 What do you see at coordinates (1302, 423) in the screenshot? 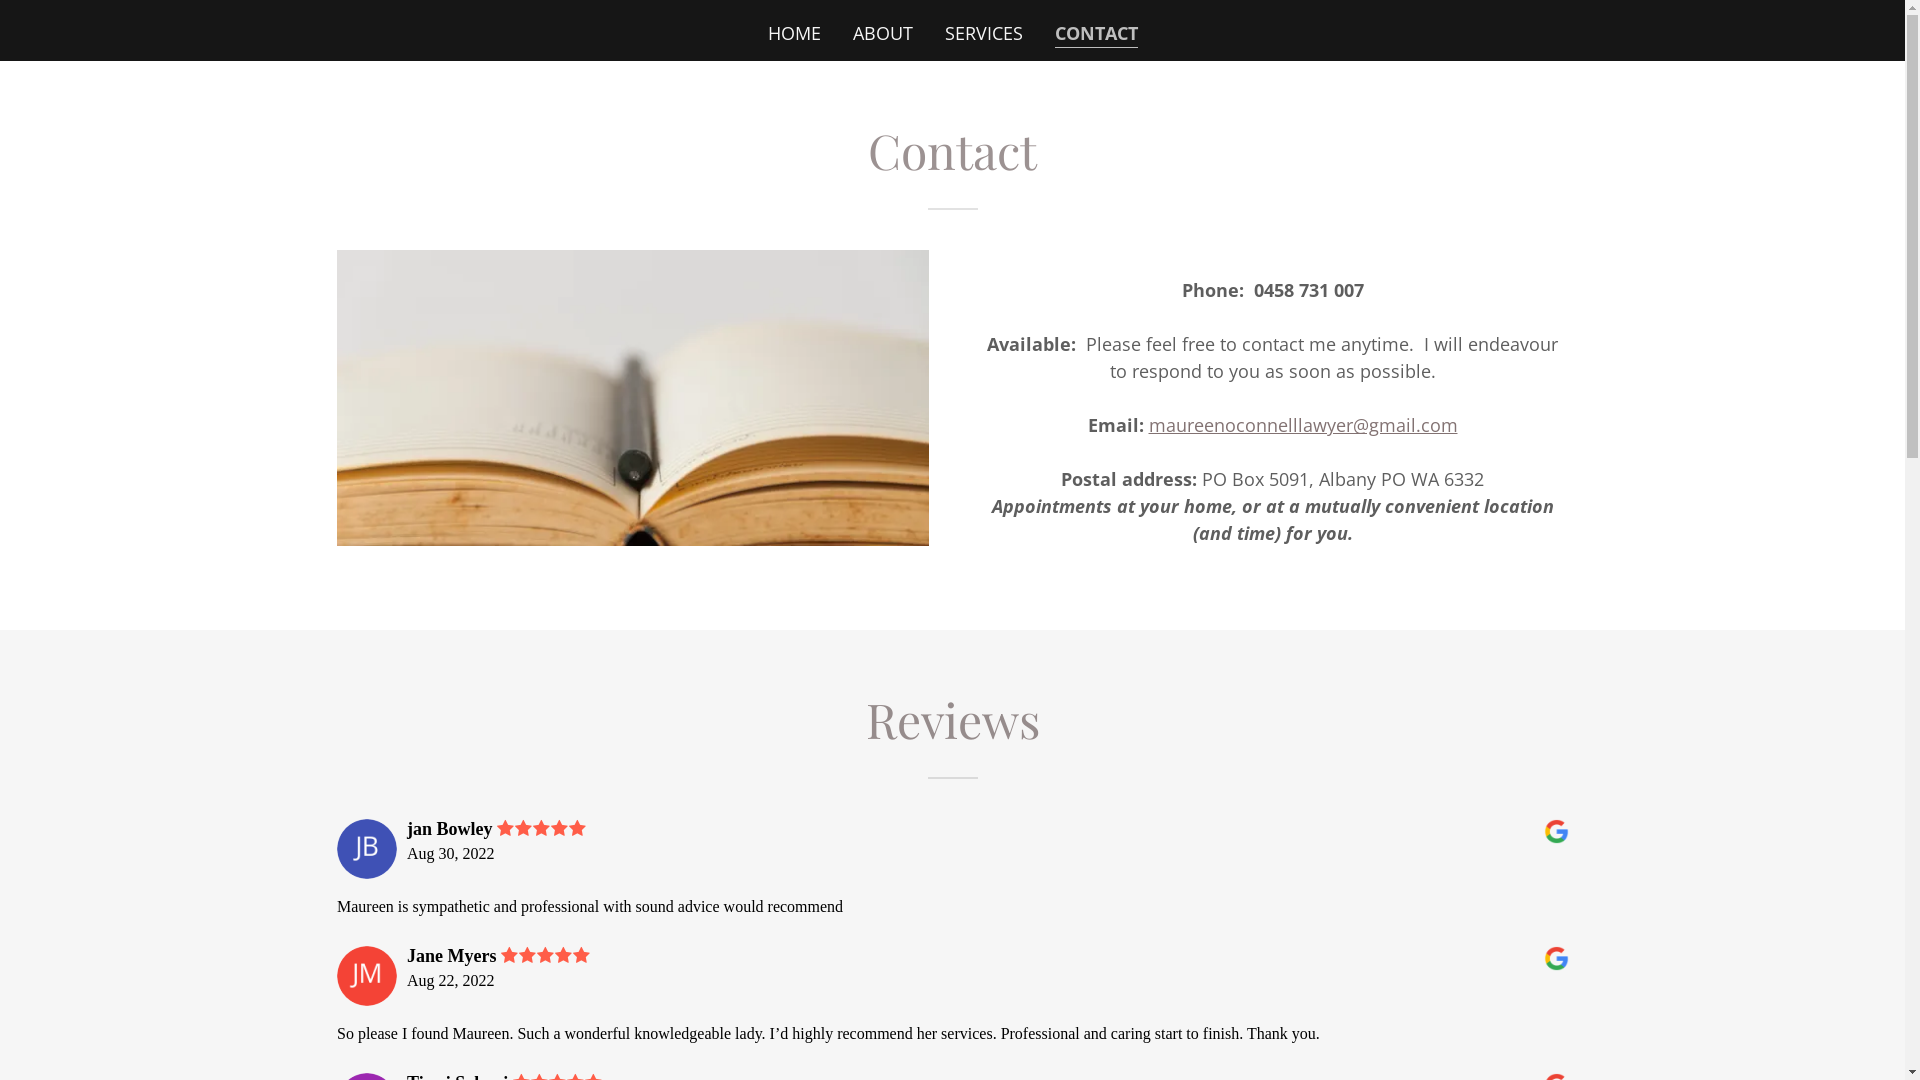
I see `'maureenoconnelllawyer@gmail.com'` at bounding box center [1302, 423].